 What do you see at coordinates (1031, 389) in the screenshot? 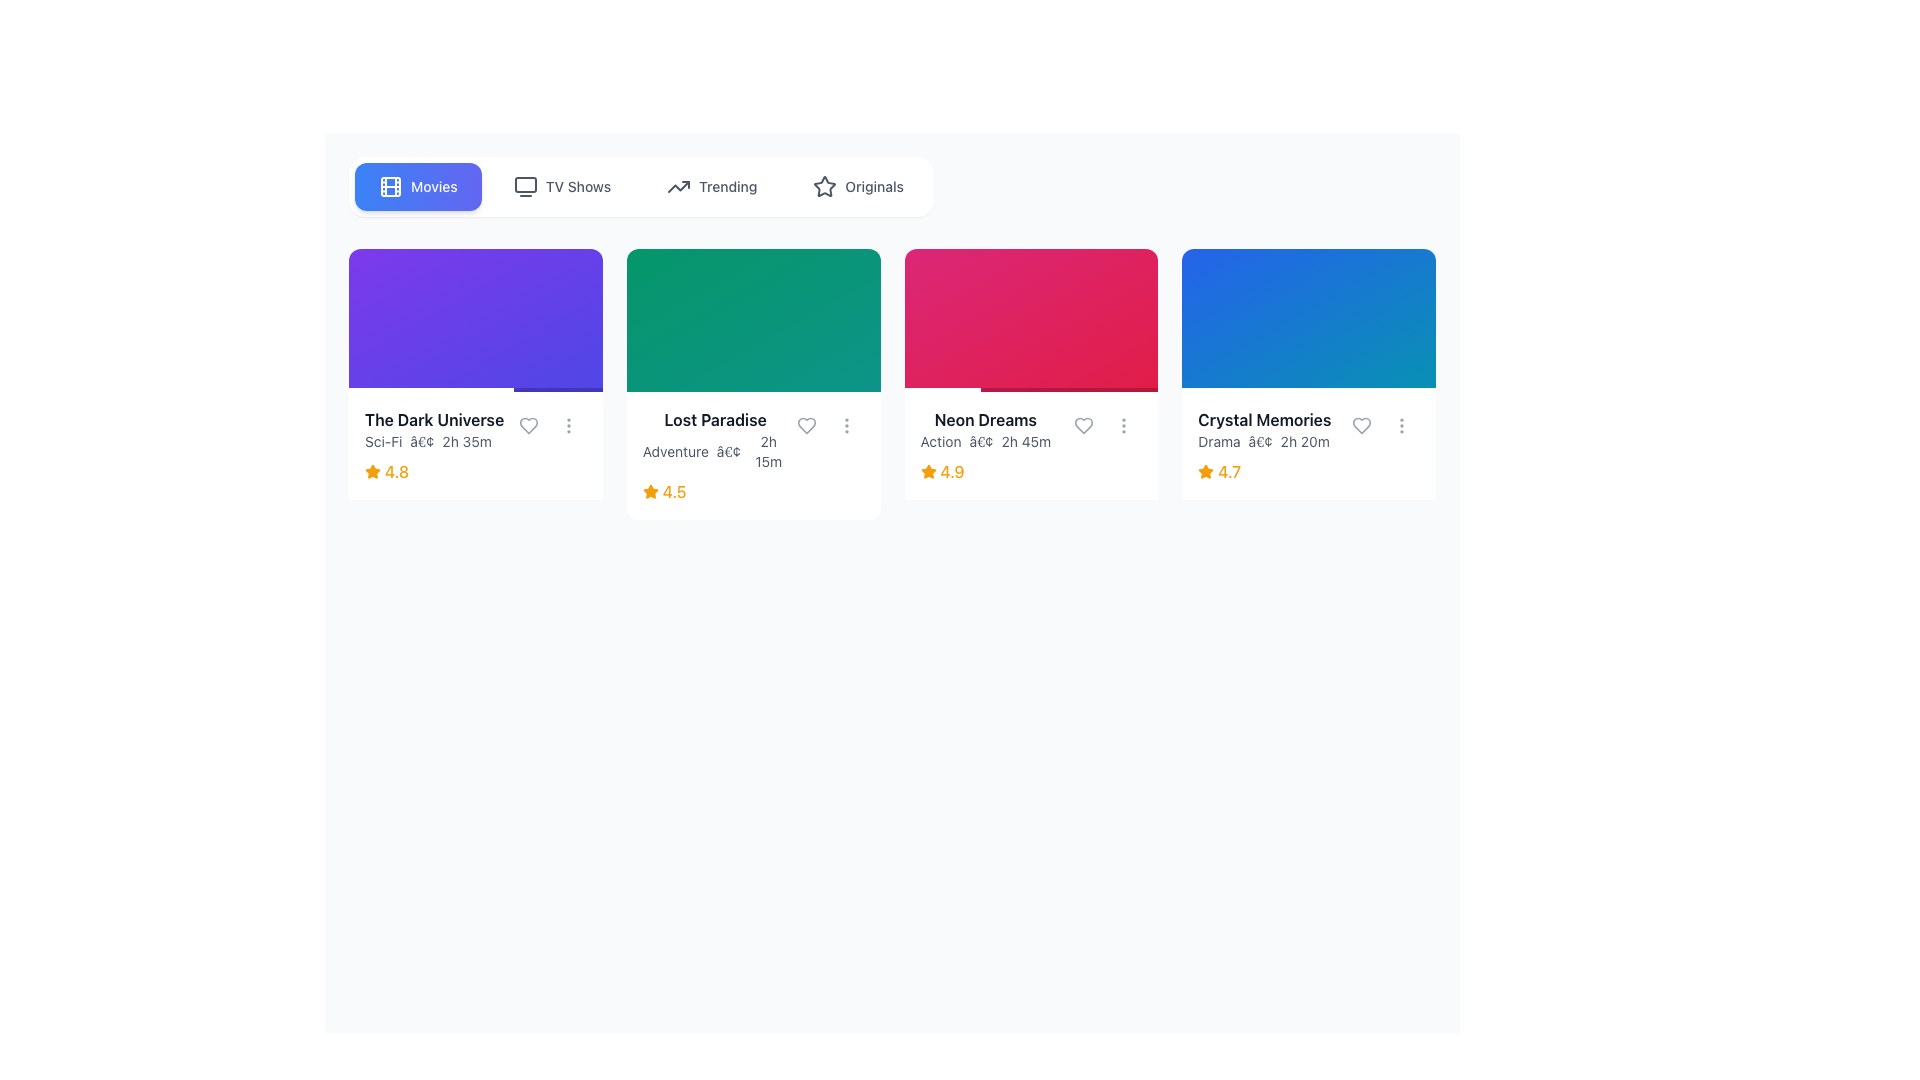
I see `the progress bar located at the bottom edge of the third horizontal rectangular card` at bounding box center [1031, 389].